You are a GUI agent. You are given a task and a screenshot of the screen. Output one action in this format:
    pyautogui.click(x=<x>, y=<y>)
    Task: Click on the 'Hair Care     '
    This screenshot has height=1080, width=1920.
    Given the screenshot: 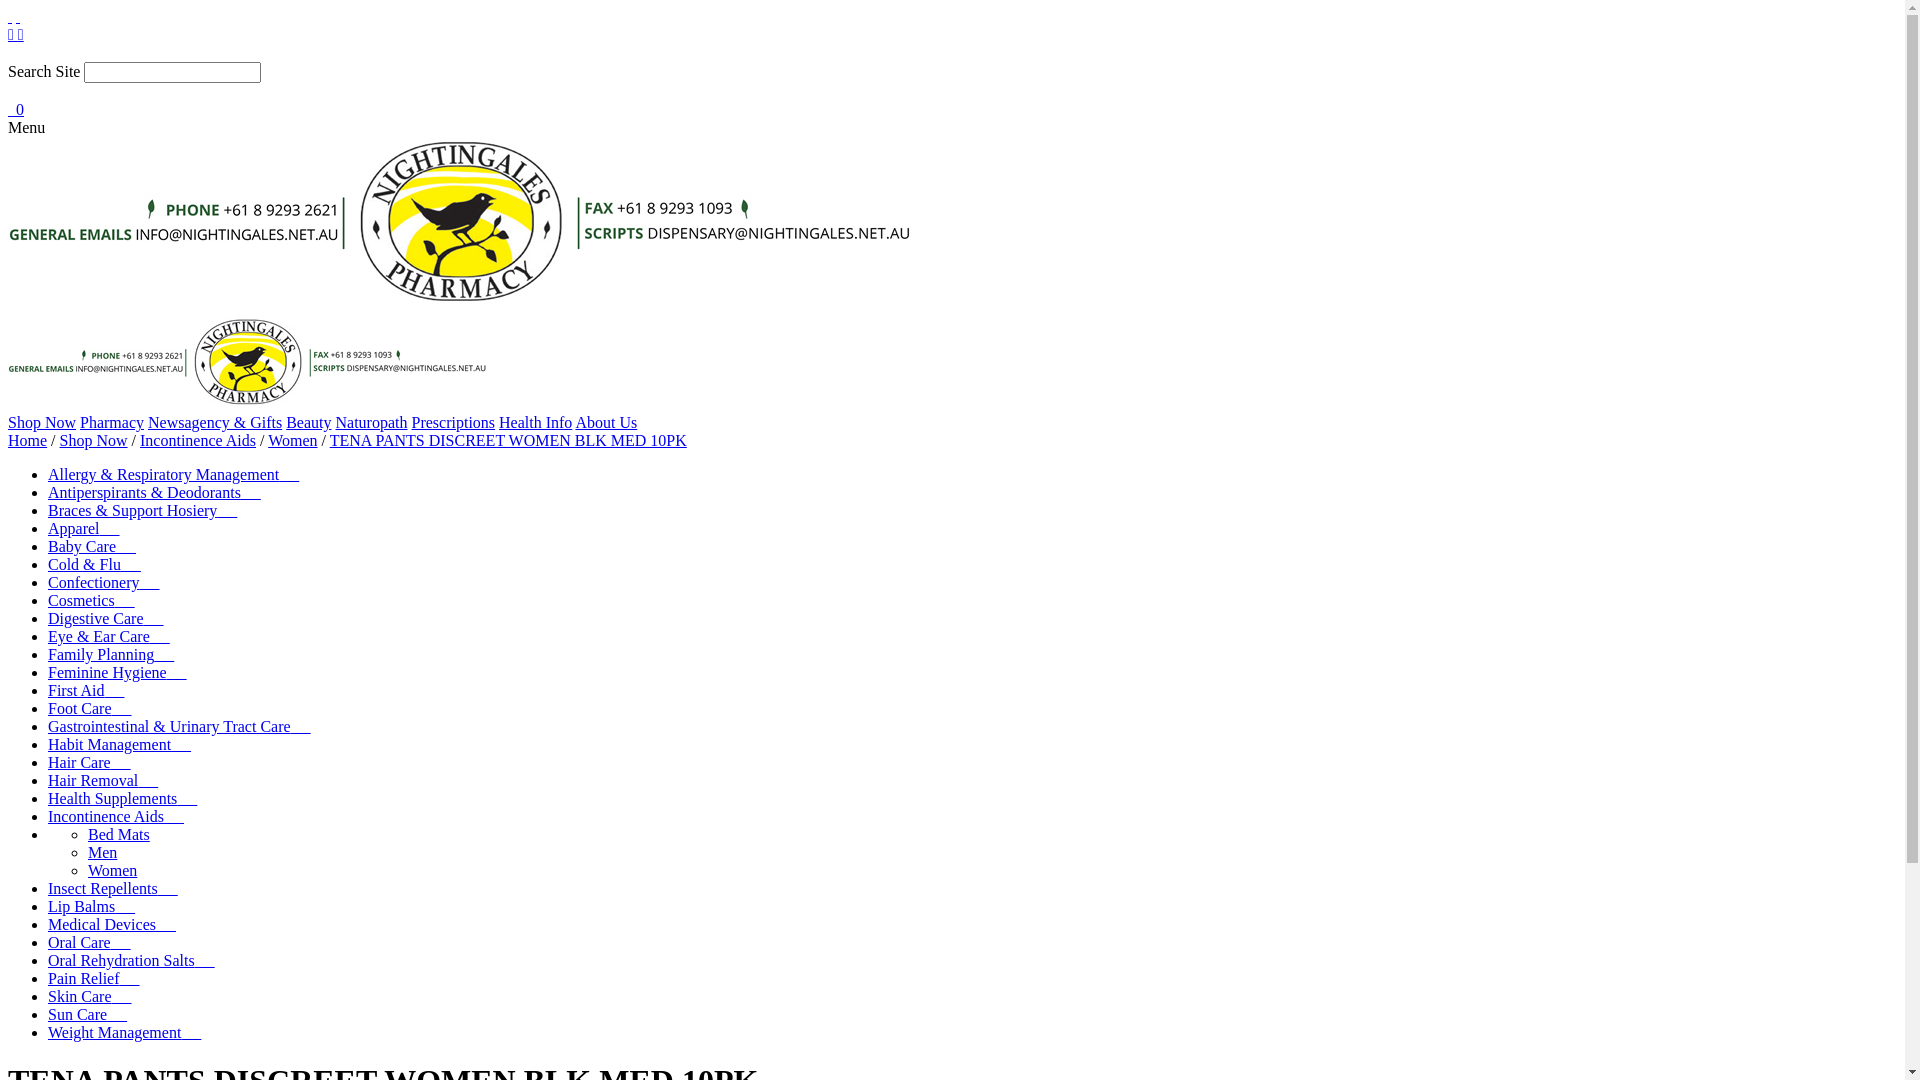 What is the action you would take?
    pyautogui.click(x=48, y=762)
    